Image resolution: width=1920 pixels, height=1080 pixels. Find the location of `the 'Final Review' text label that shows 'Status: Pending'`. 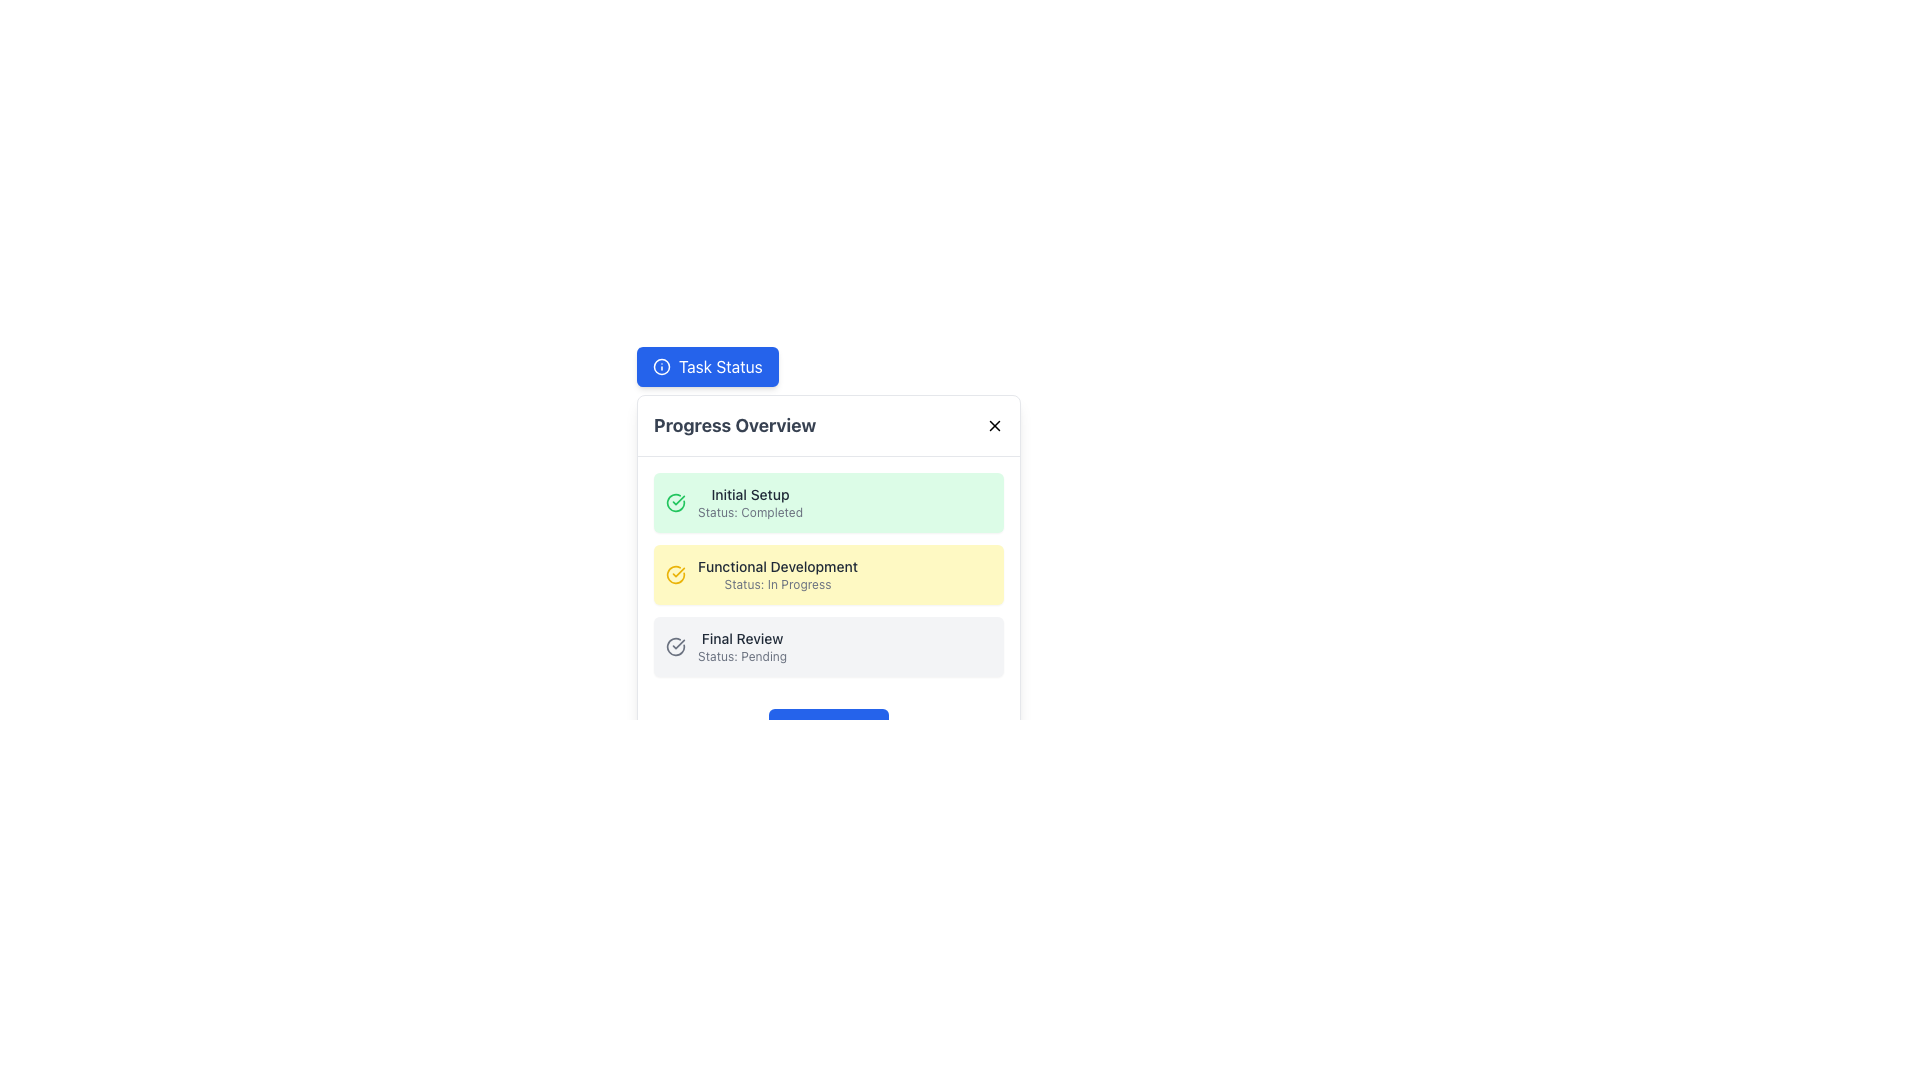

the 'Final Review' text label that shows 'Status: Pending' is located at coordinates (741, 647).